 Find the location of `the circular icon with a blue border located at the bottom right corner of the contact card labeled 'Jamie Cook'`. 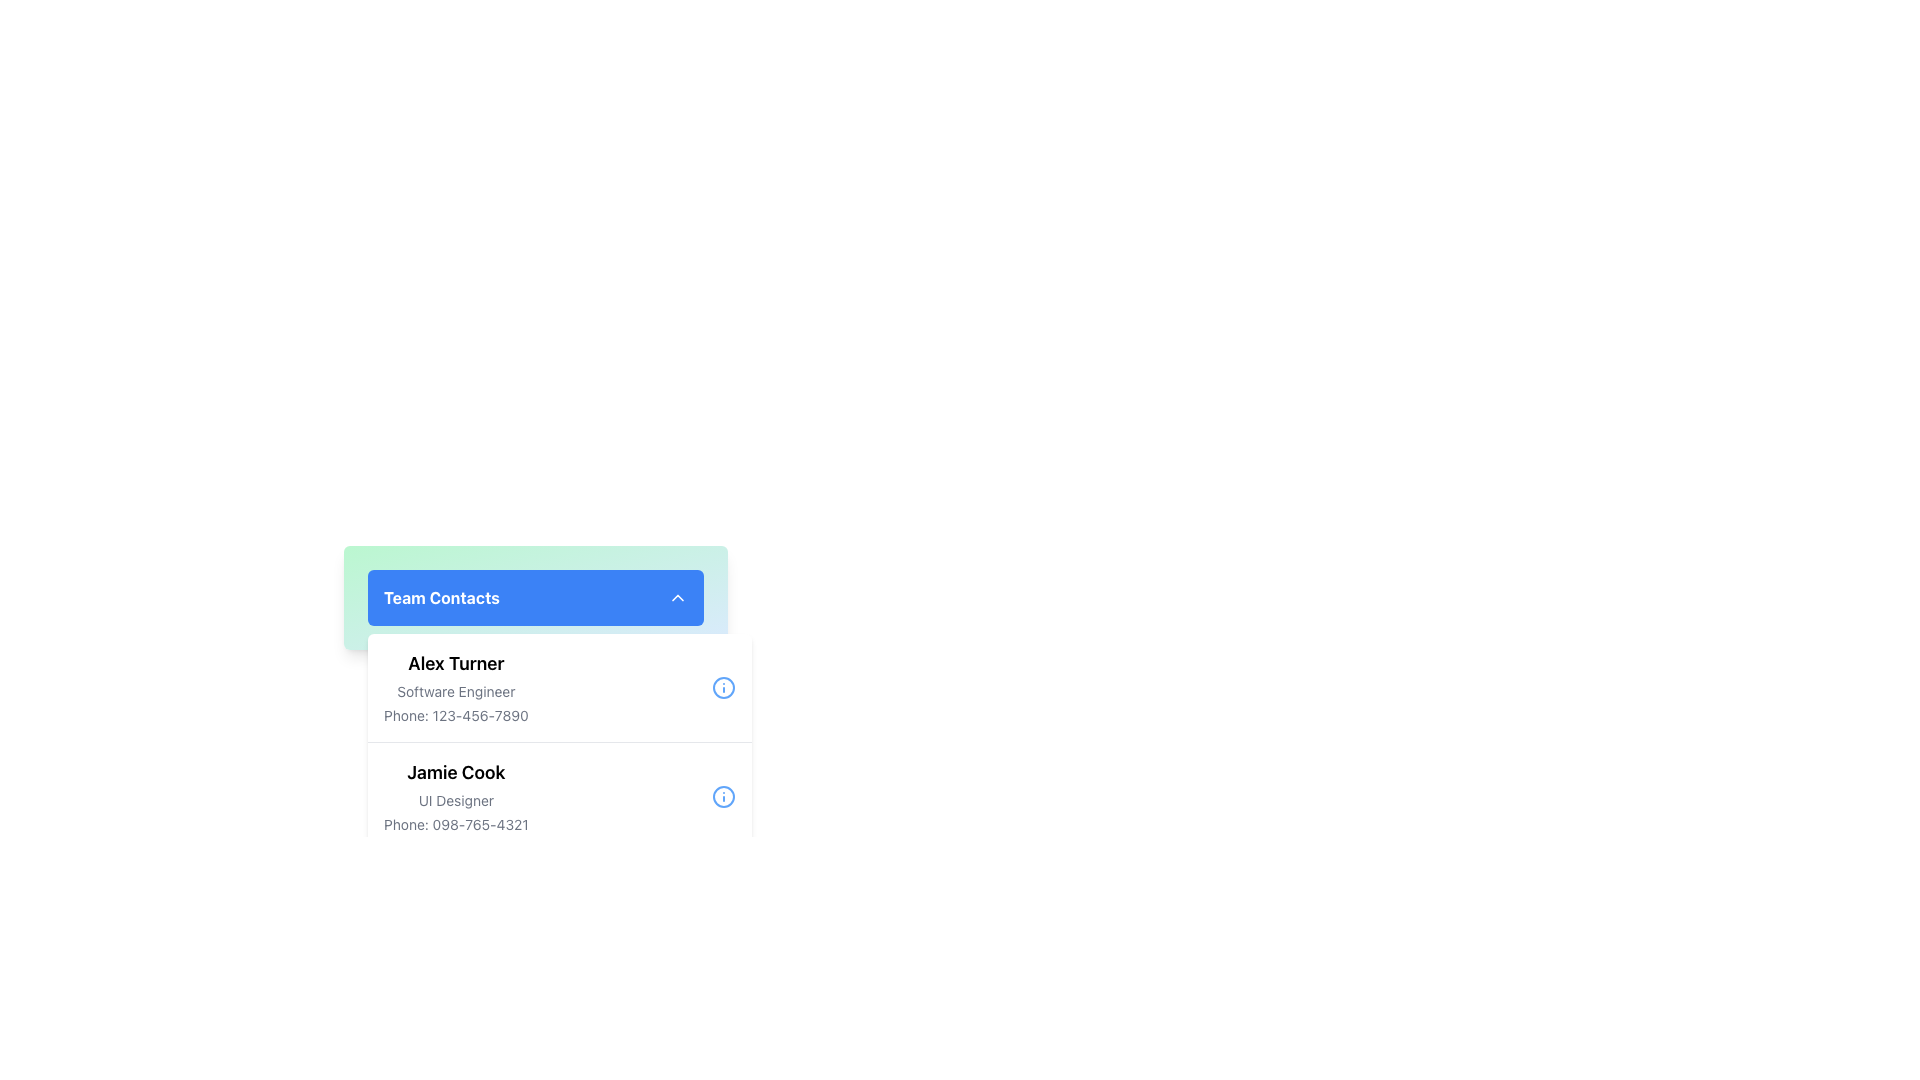

the circular icon with a blue border located at the bottom right corner of the contact card labeled 'Jamie Cook' is located at coordinates (723, 686).